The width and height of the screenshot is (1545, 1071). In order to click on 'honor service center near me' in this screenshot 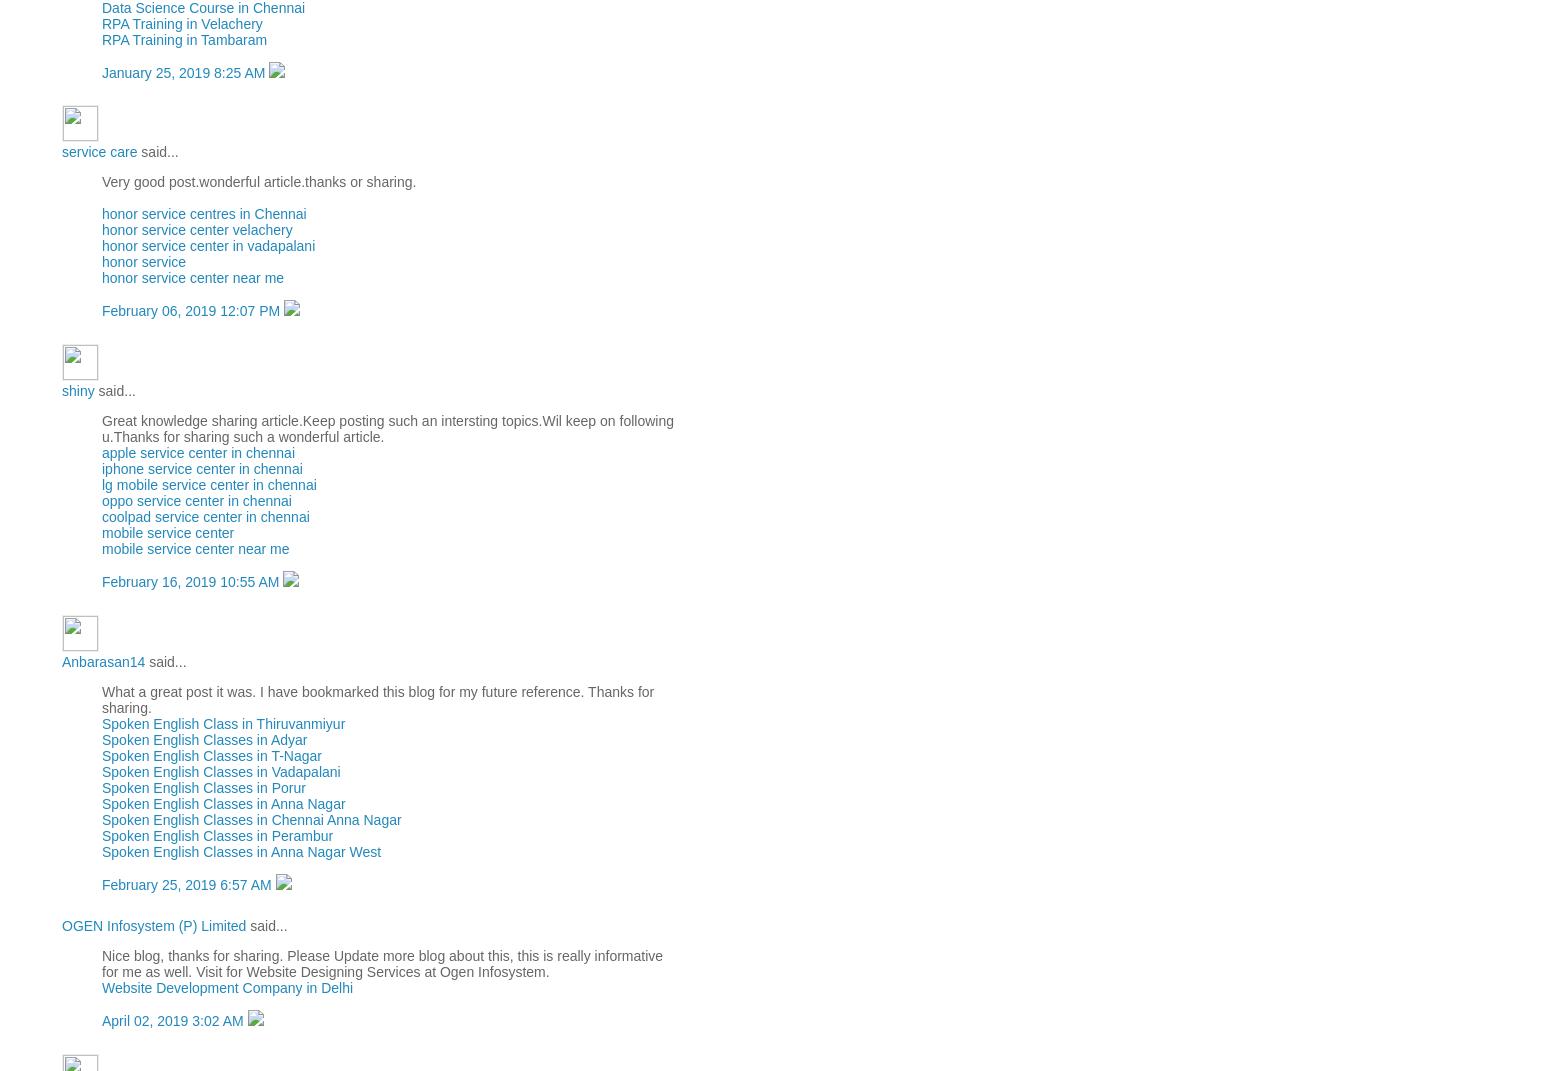, I will do `click(192, 278)`.